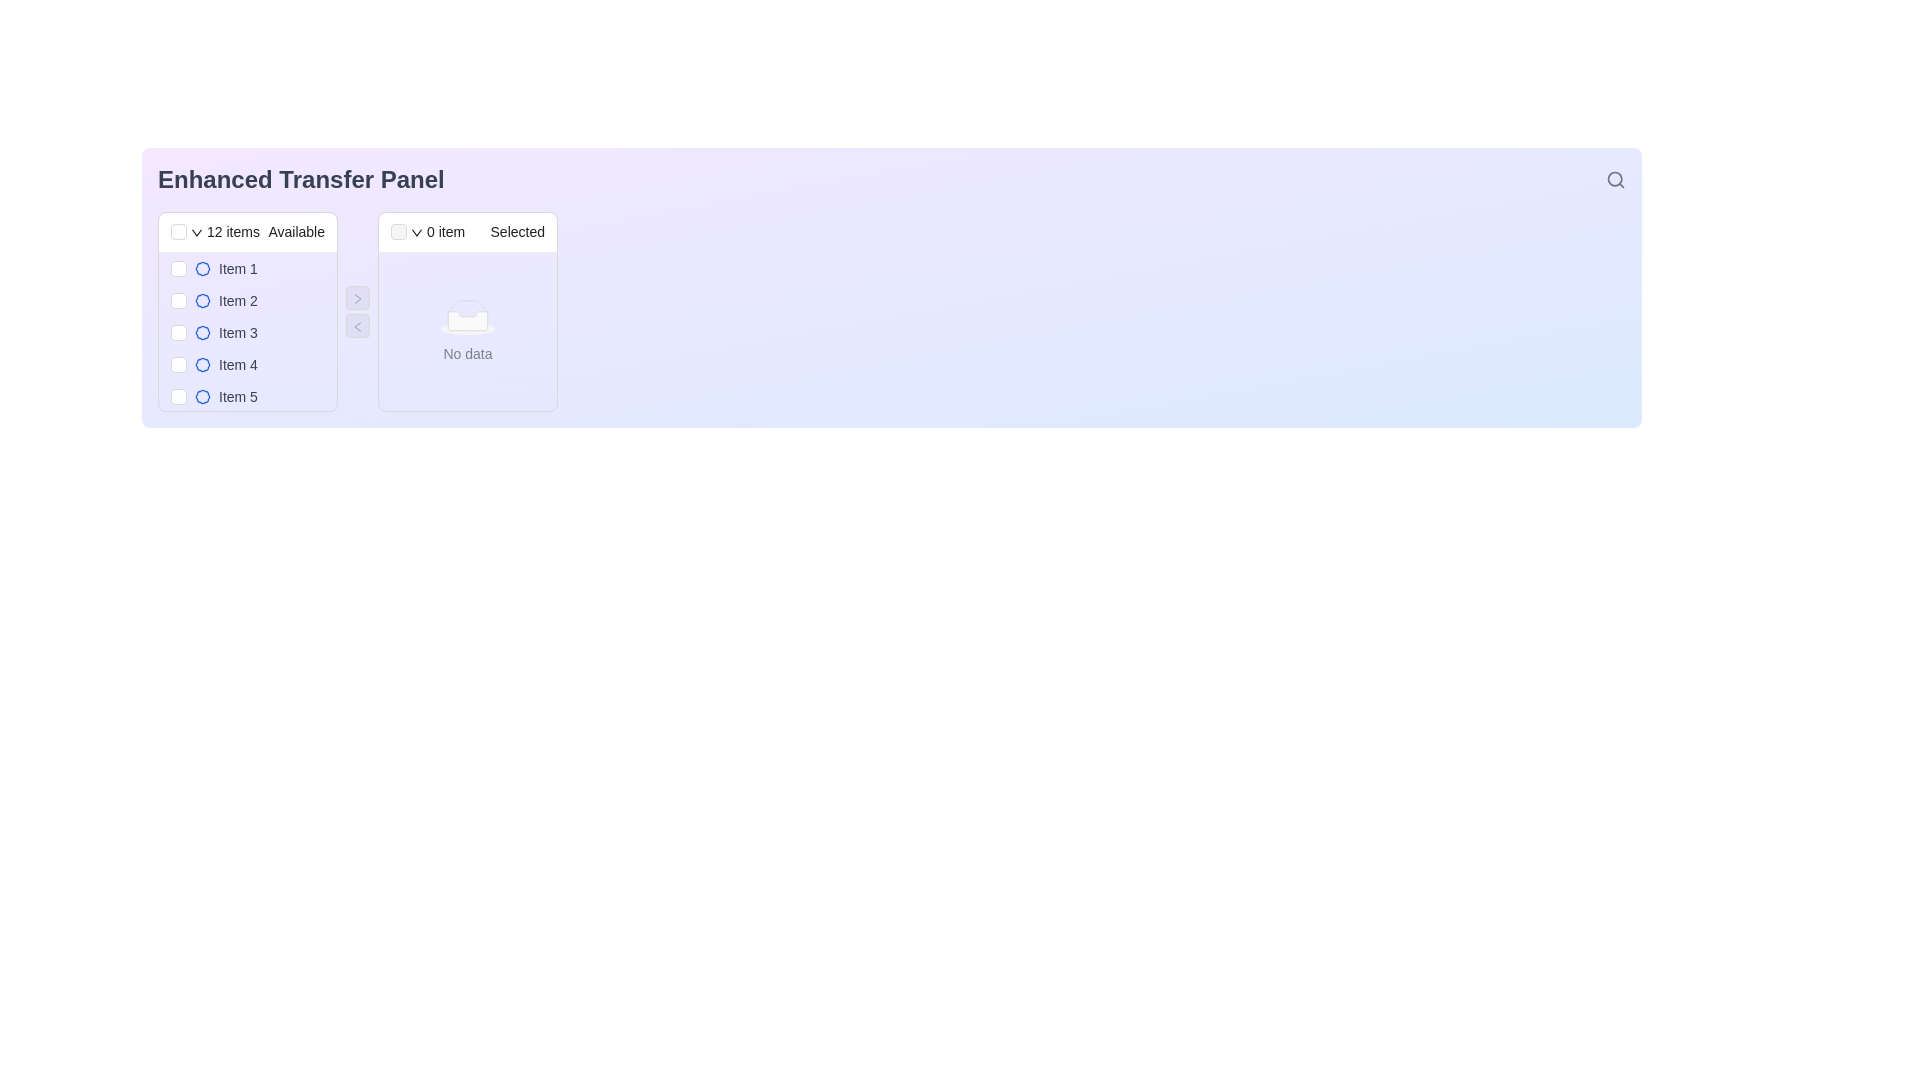 This screenshot has width=1920, height=1080. I want to click on the standard checkbox located to the left of the text label 'Item 5' in the vertical list of selectable items, so click(178, 397).